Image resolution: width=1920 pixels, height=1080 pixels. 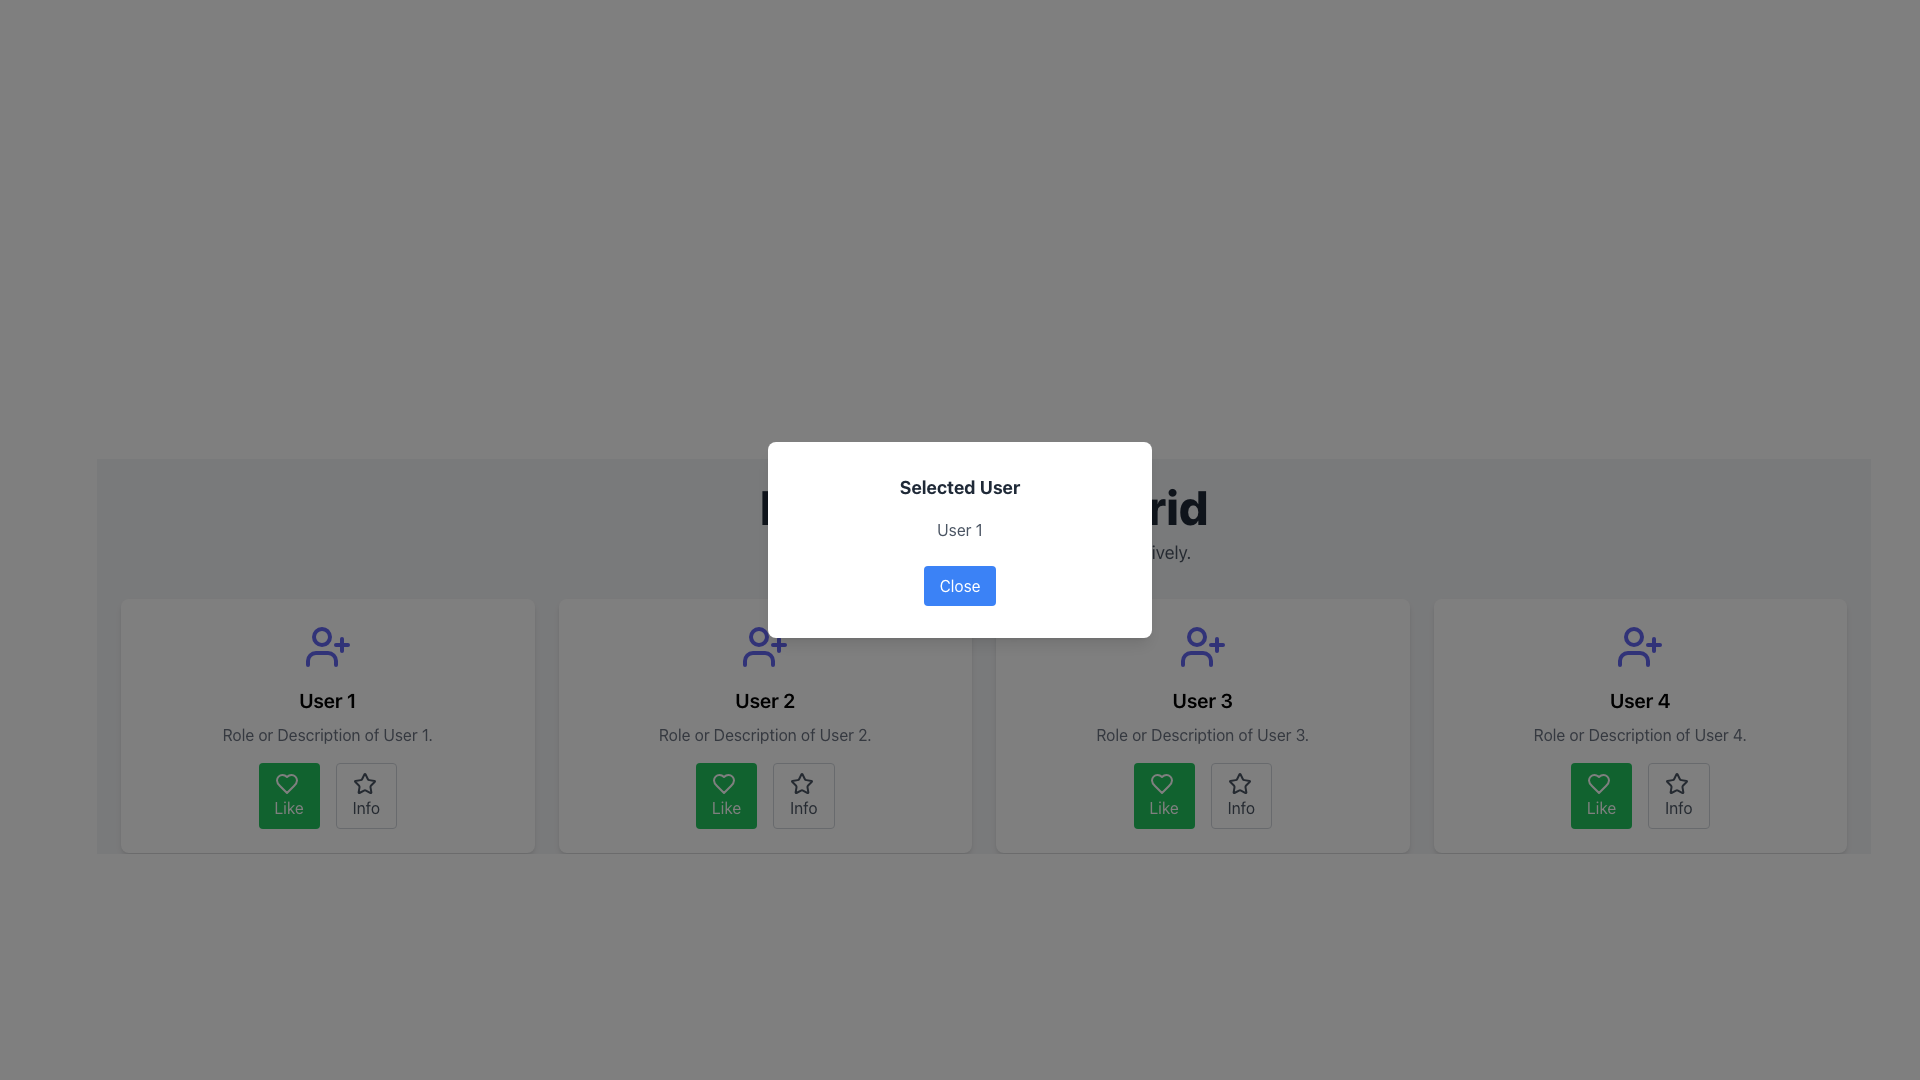 What do you see at coordinates (1161, 782) in the screenshot?
I see `the heart-shaped icon with a gray border that is part of the 'Like' button located below the 'User 3' panel` at bounding box center [1161, 782].